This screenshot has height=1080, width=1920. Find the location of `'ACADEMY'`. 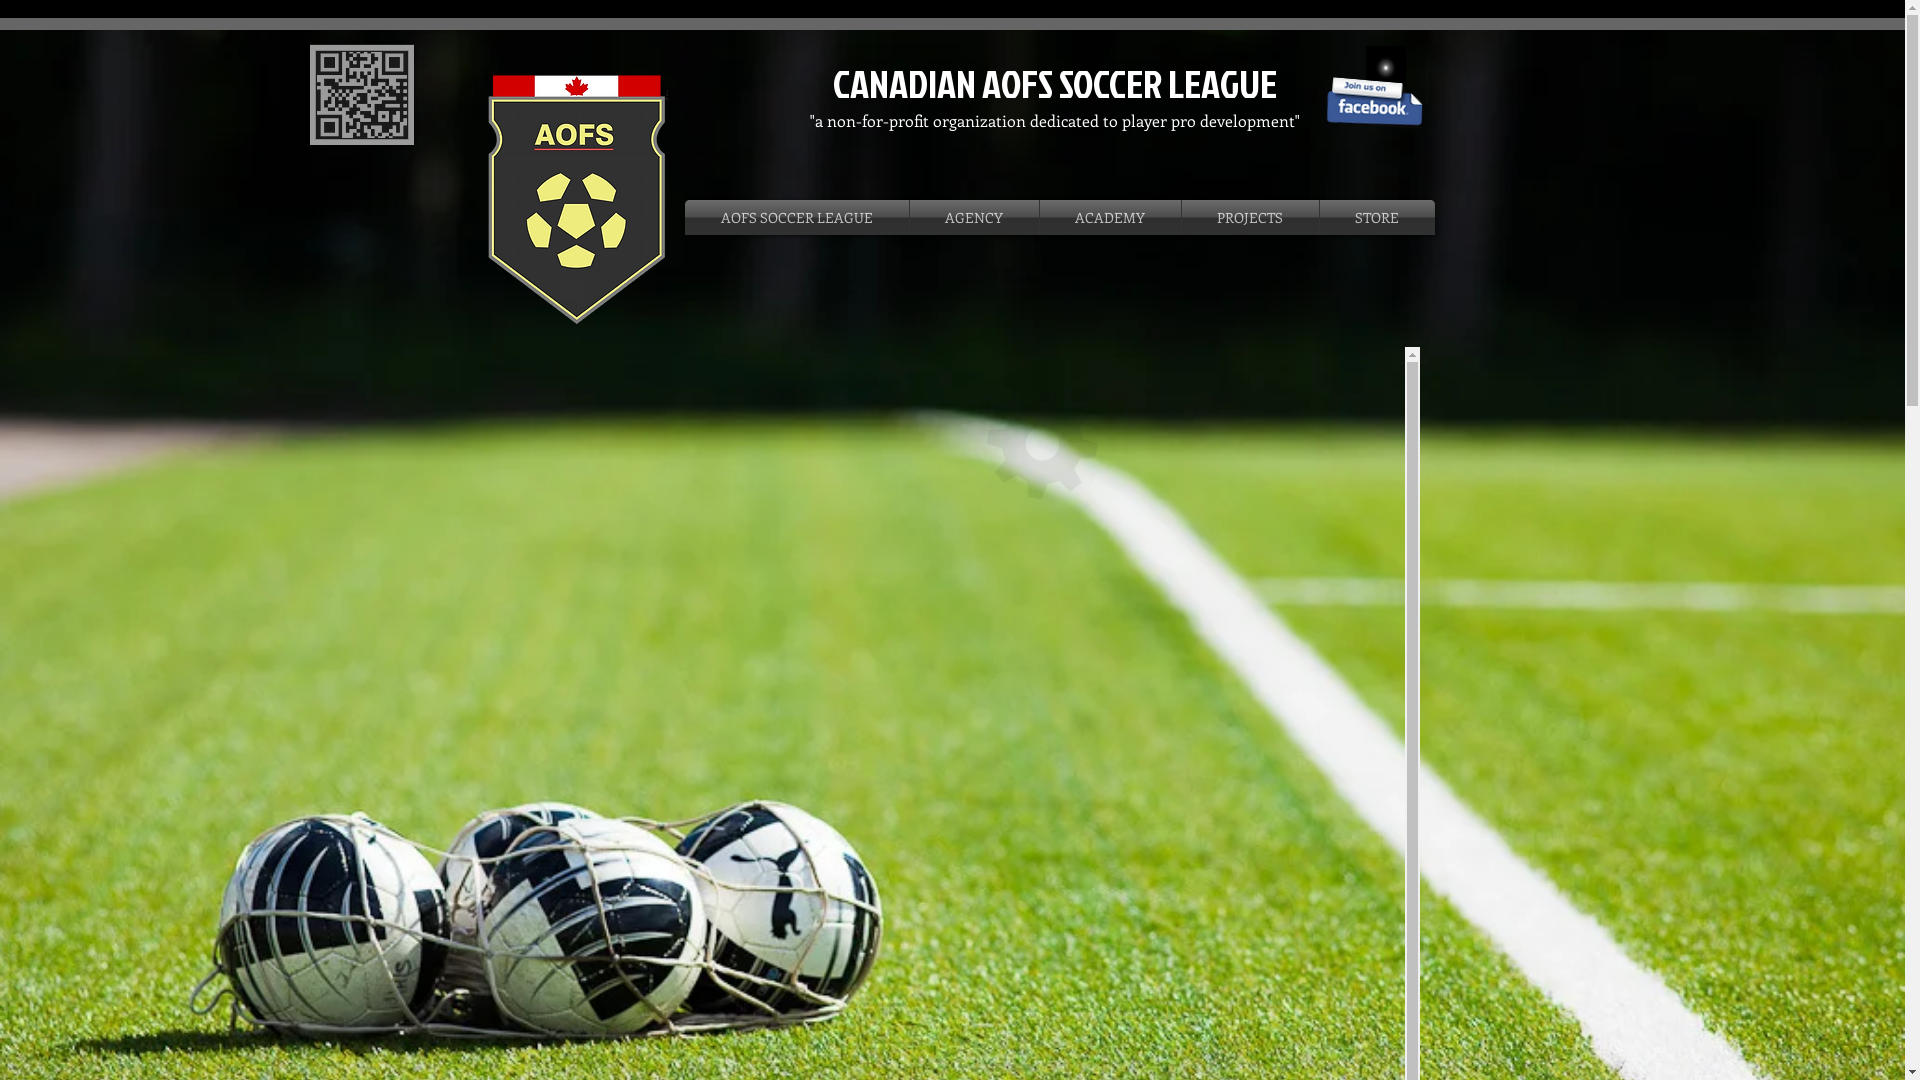

'ACADEMY' is located at coordinates (1109, 217).